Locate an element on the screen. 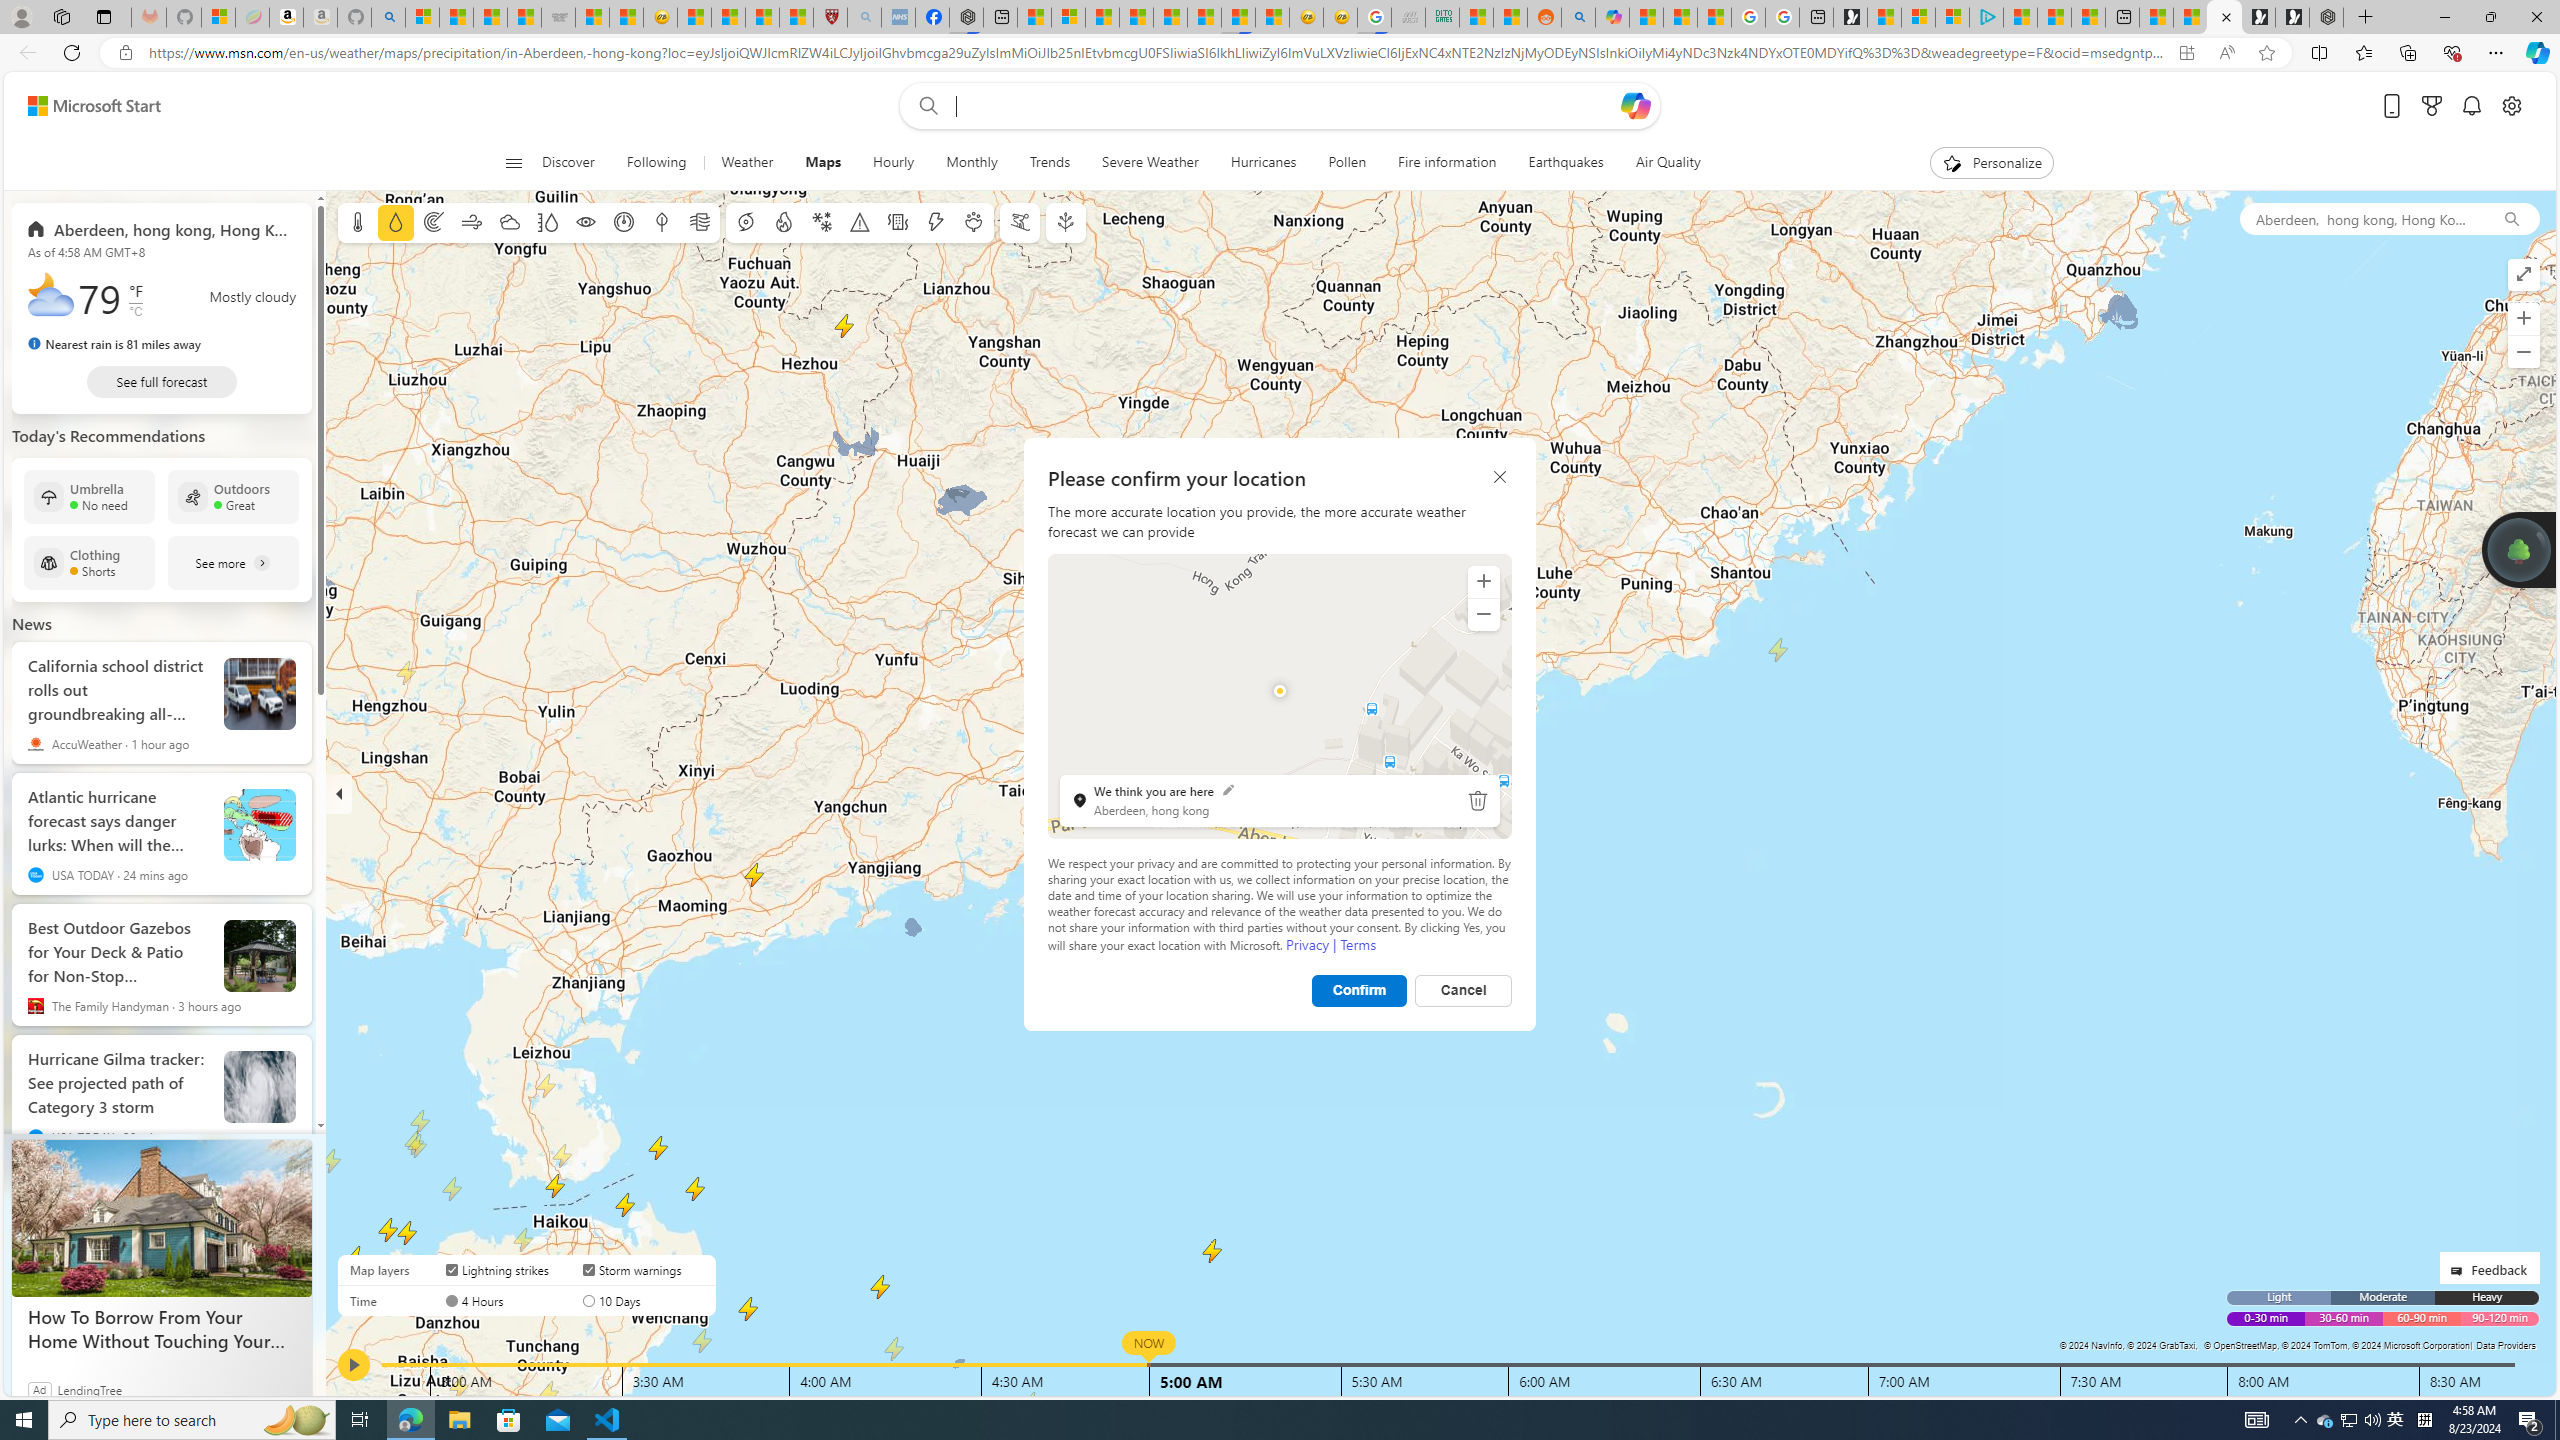 This screenshot has width=2560, height=1440. 'Discover' is located at coordinates (576, 162).